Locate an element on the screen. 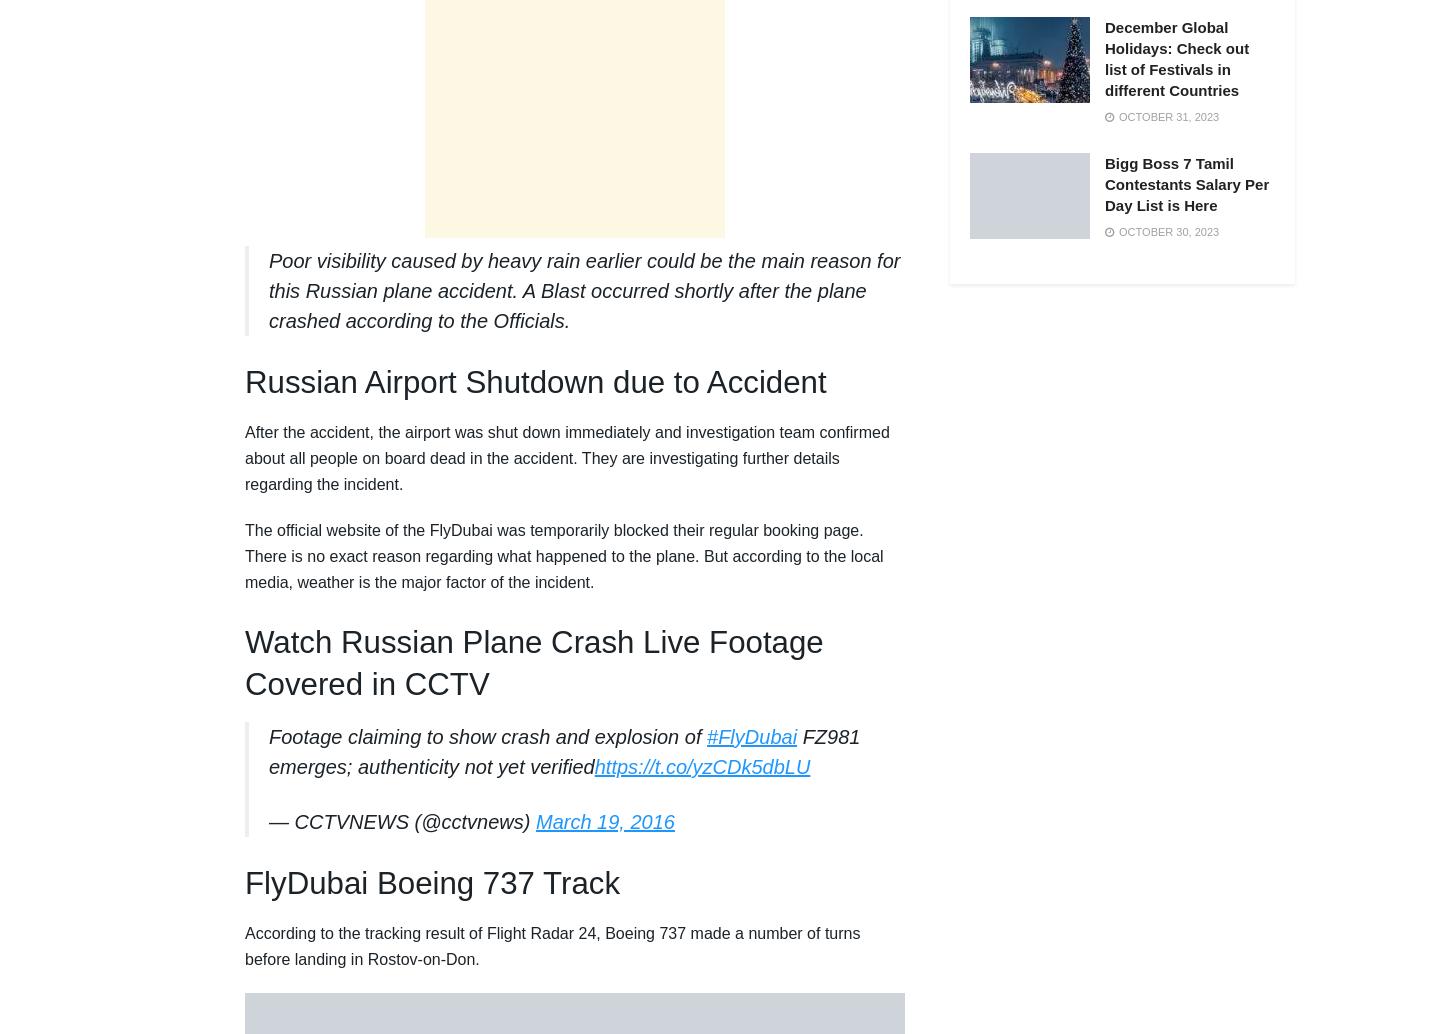  'After the accident, the airport was shut down immediately and investigation team confirmed about all people on board dead in the accident. They are investigating further details regarding the incident.' is located at coordinates (245, 457).